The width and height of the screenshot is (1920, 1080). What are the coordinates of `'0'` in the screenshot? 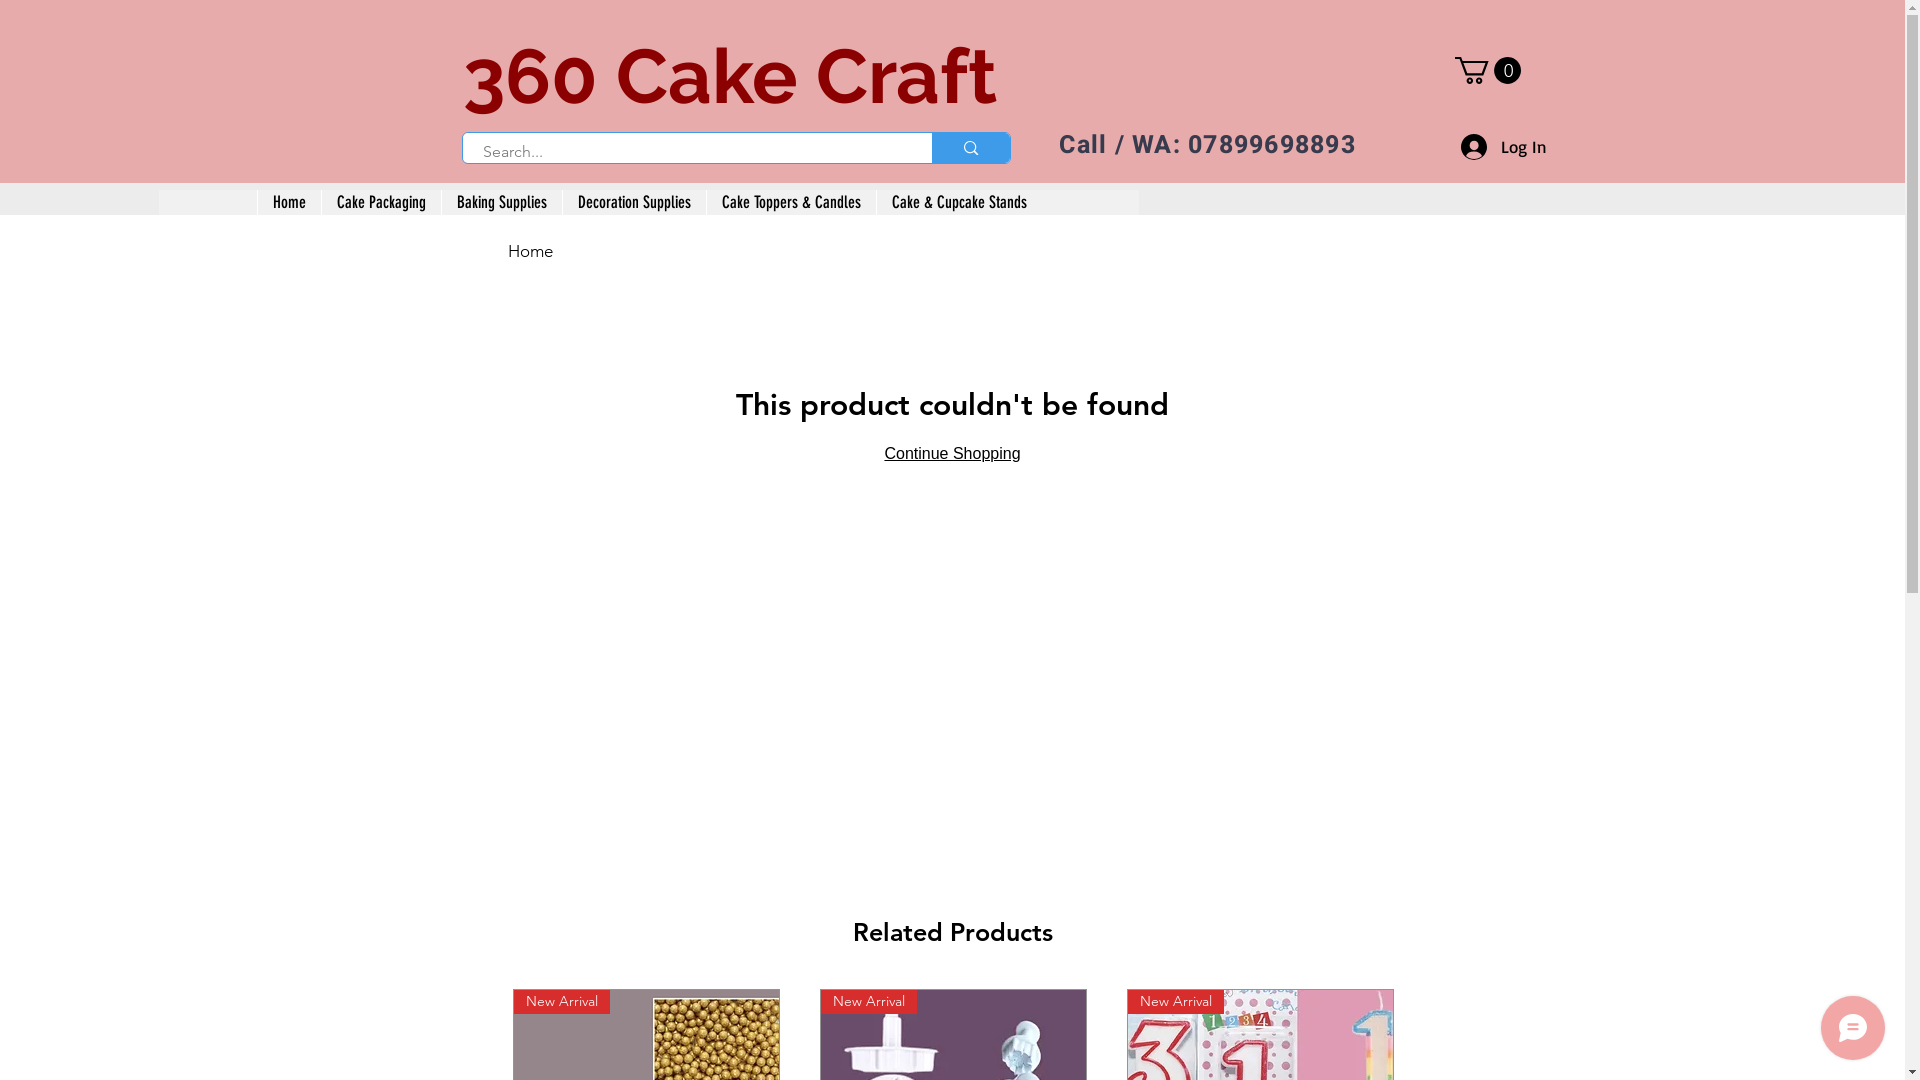 It's located at (1454, 69).